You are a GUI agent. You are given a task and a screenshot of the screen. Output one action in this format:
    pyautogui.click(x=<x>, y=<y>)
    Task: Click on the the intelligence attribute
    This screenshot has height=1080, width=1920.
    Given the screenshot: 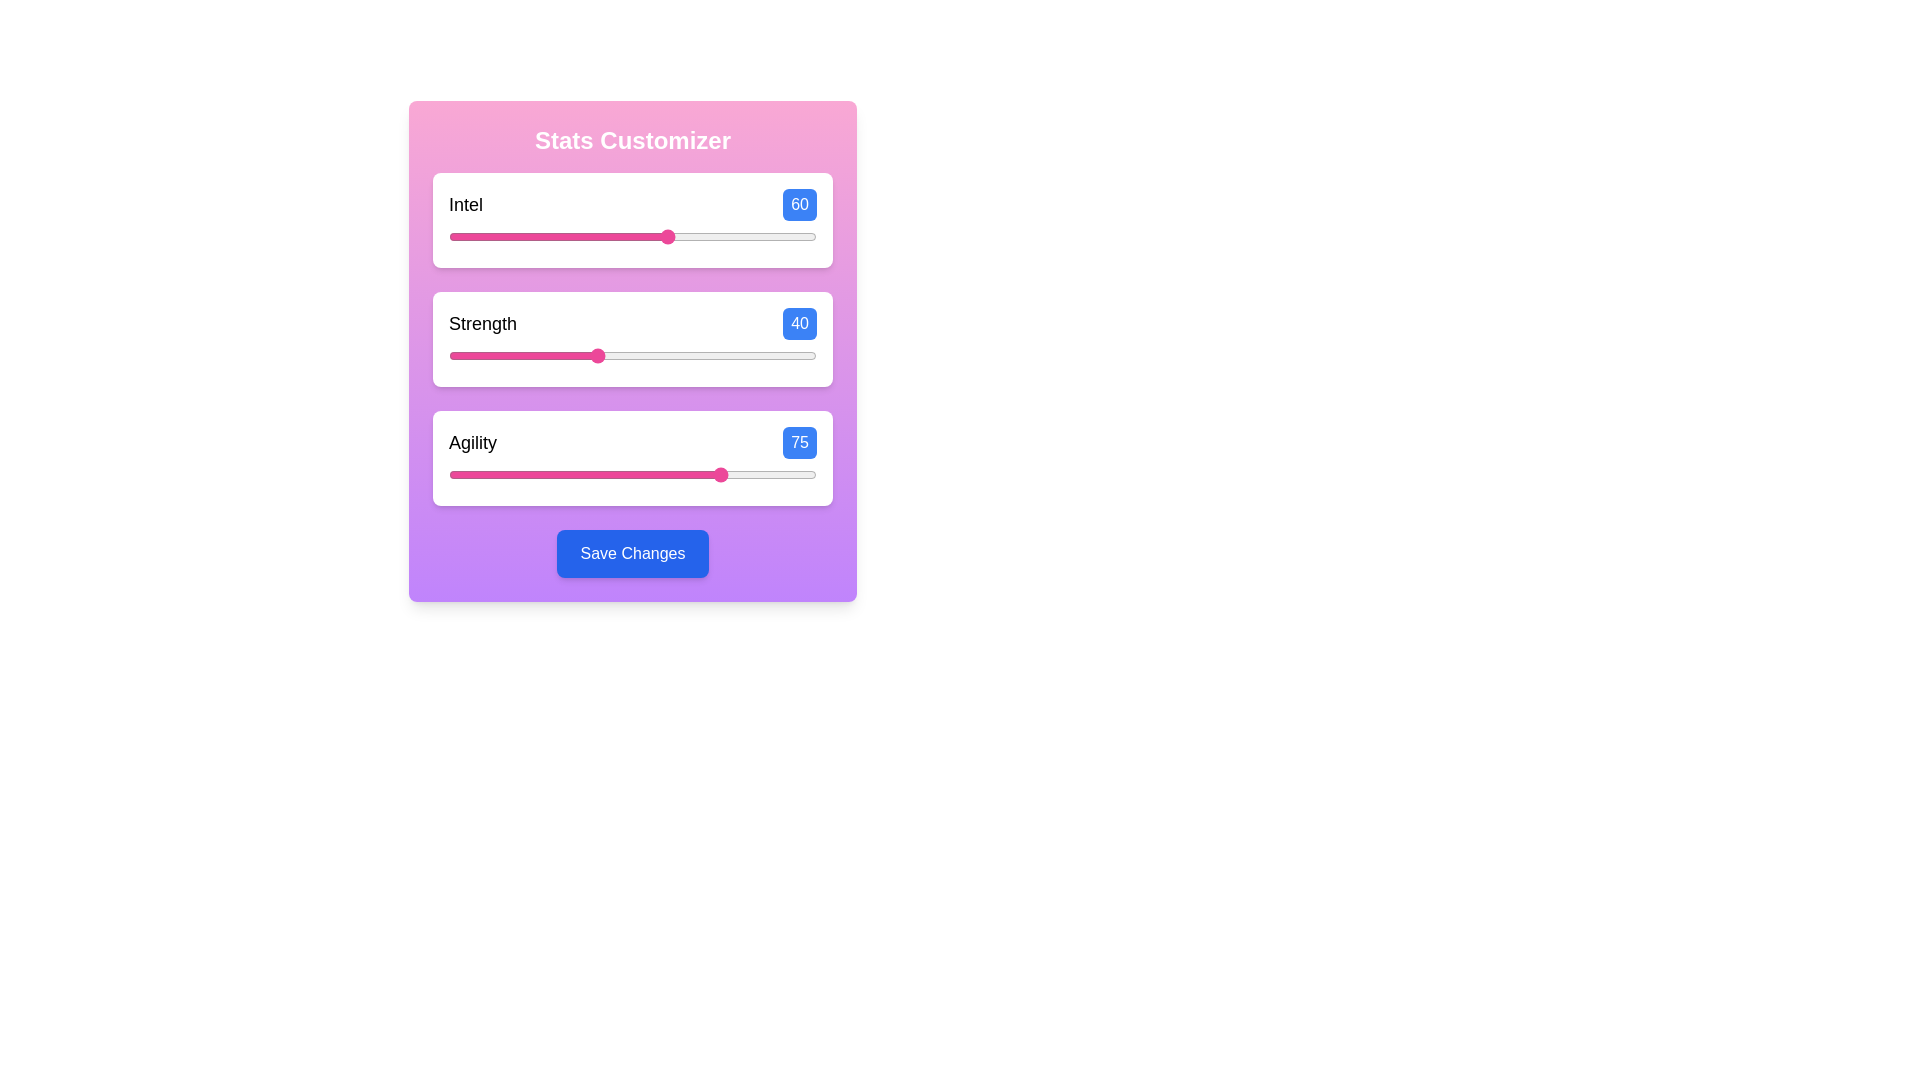 What is the action you would take?
    pyautogui.click(x=526, y=235)
    